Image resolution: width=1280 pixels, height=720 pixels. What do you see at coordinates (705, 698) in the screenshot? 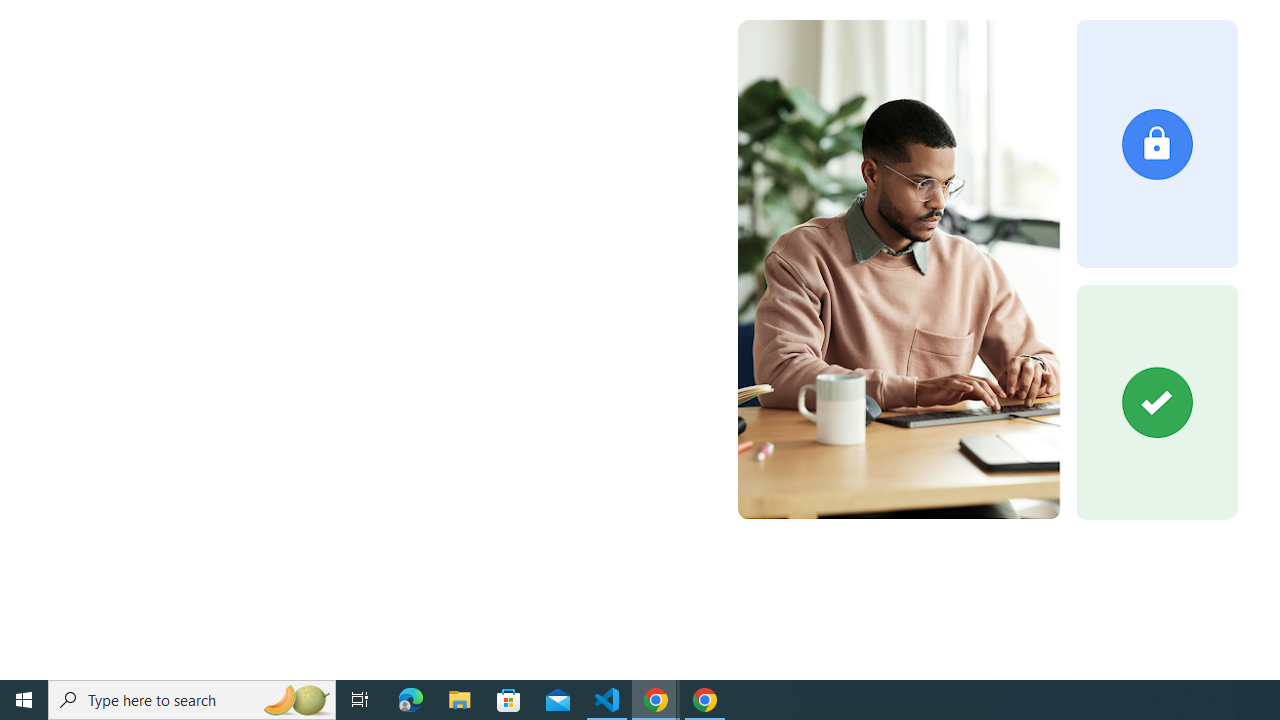
I see `'Google Chrome - 1 running window'` at bounding box center [705, 698].